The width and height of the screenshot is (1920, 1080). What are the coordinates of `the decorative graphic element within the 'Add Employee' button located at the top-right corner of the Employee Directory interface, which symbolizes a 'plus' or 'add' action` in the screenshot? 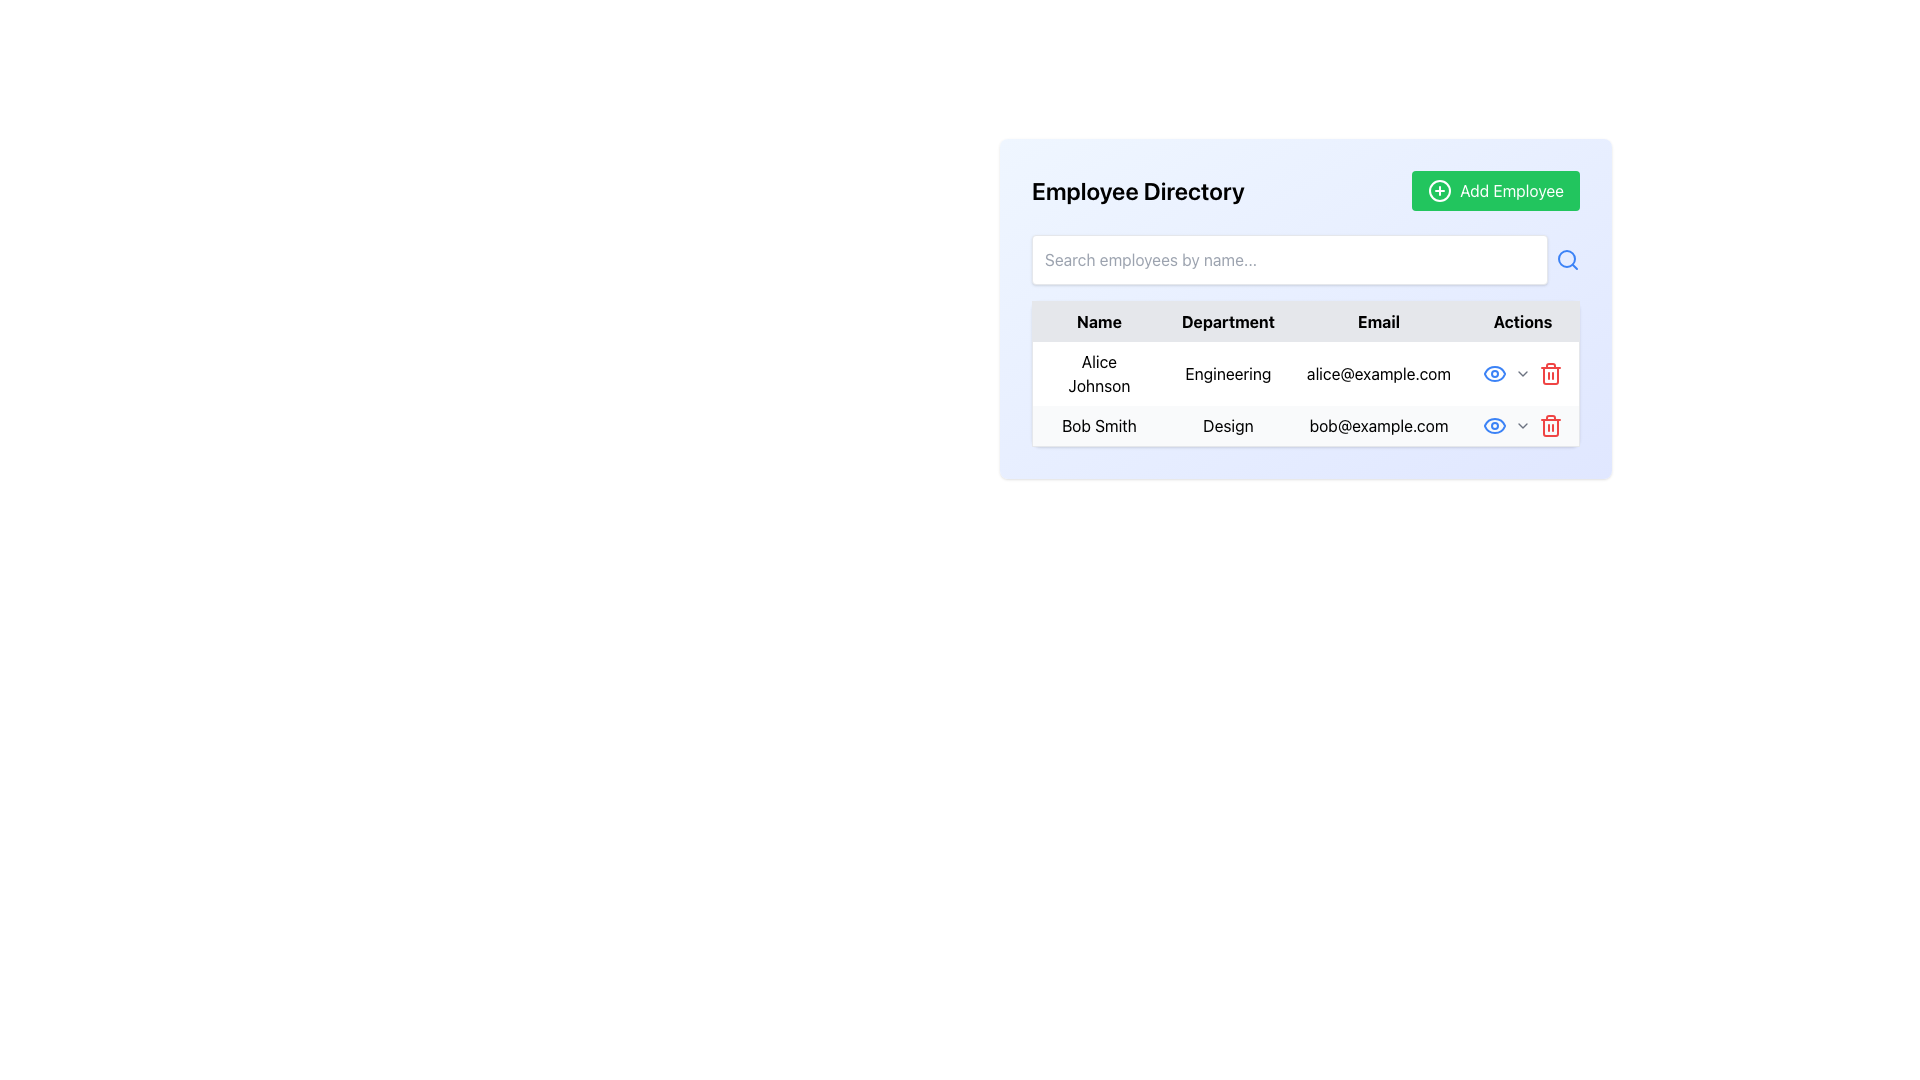 It's located at (1440, 191).